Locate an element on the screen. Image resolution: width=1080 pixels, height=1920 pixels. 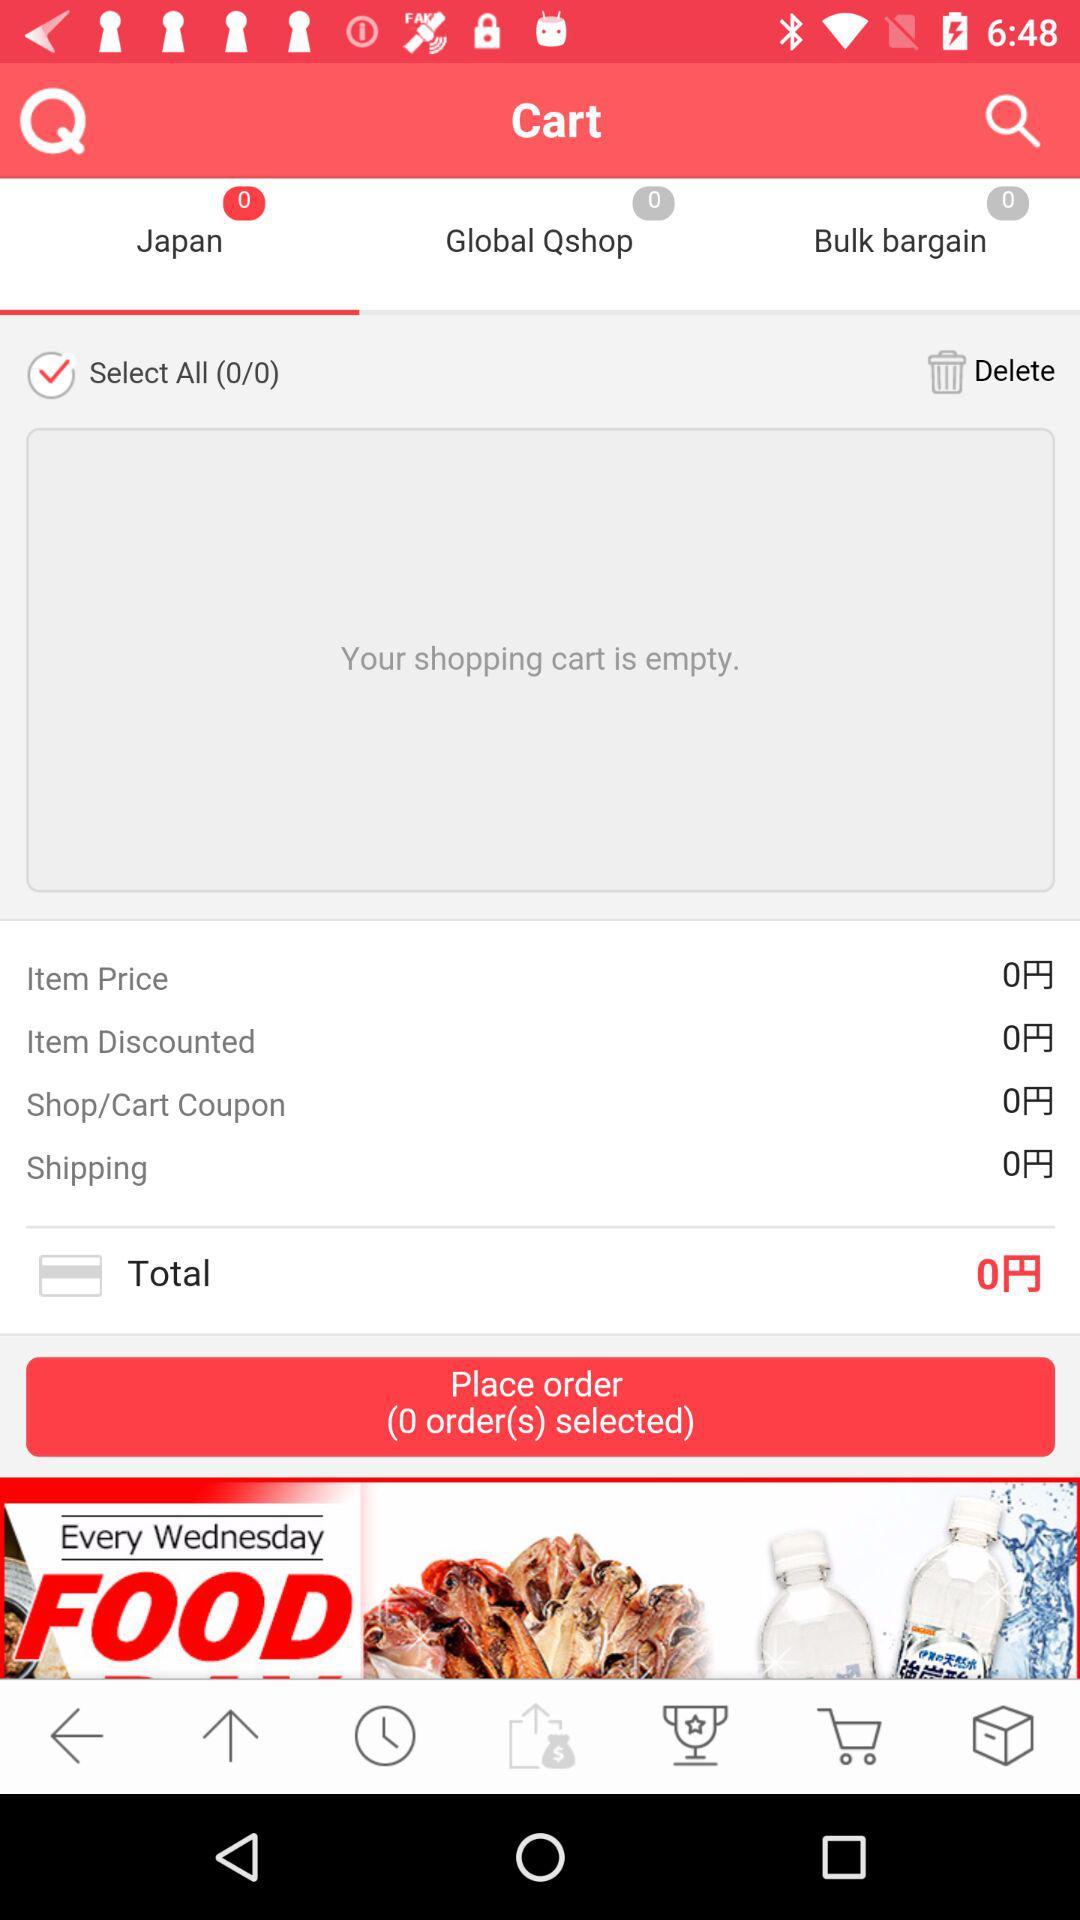
the arrow_backward icon is located at coordinates (75, 1734).